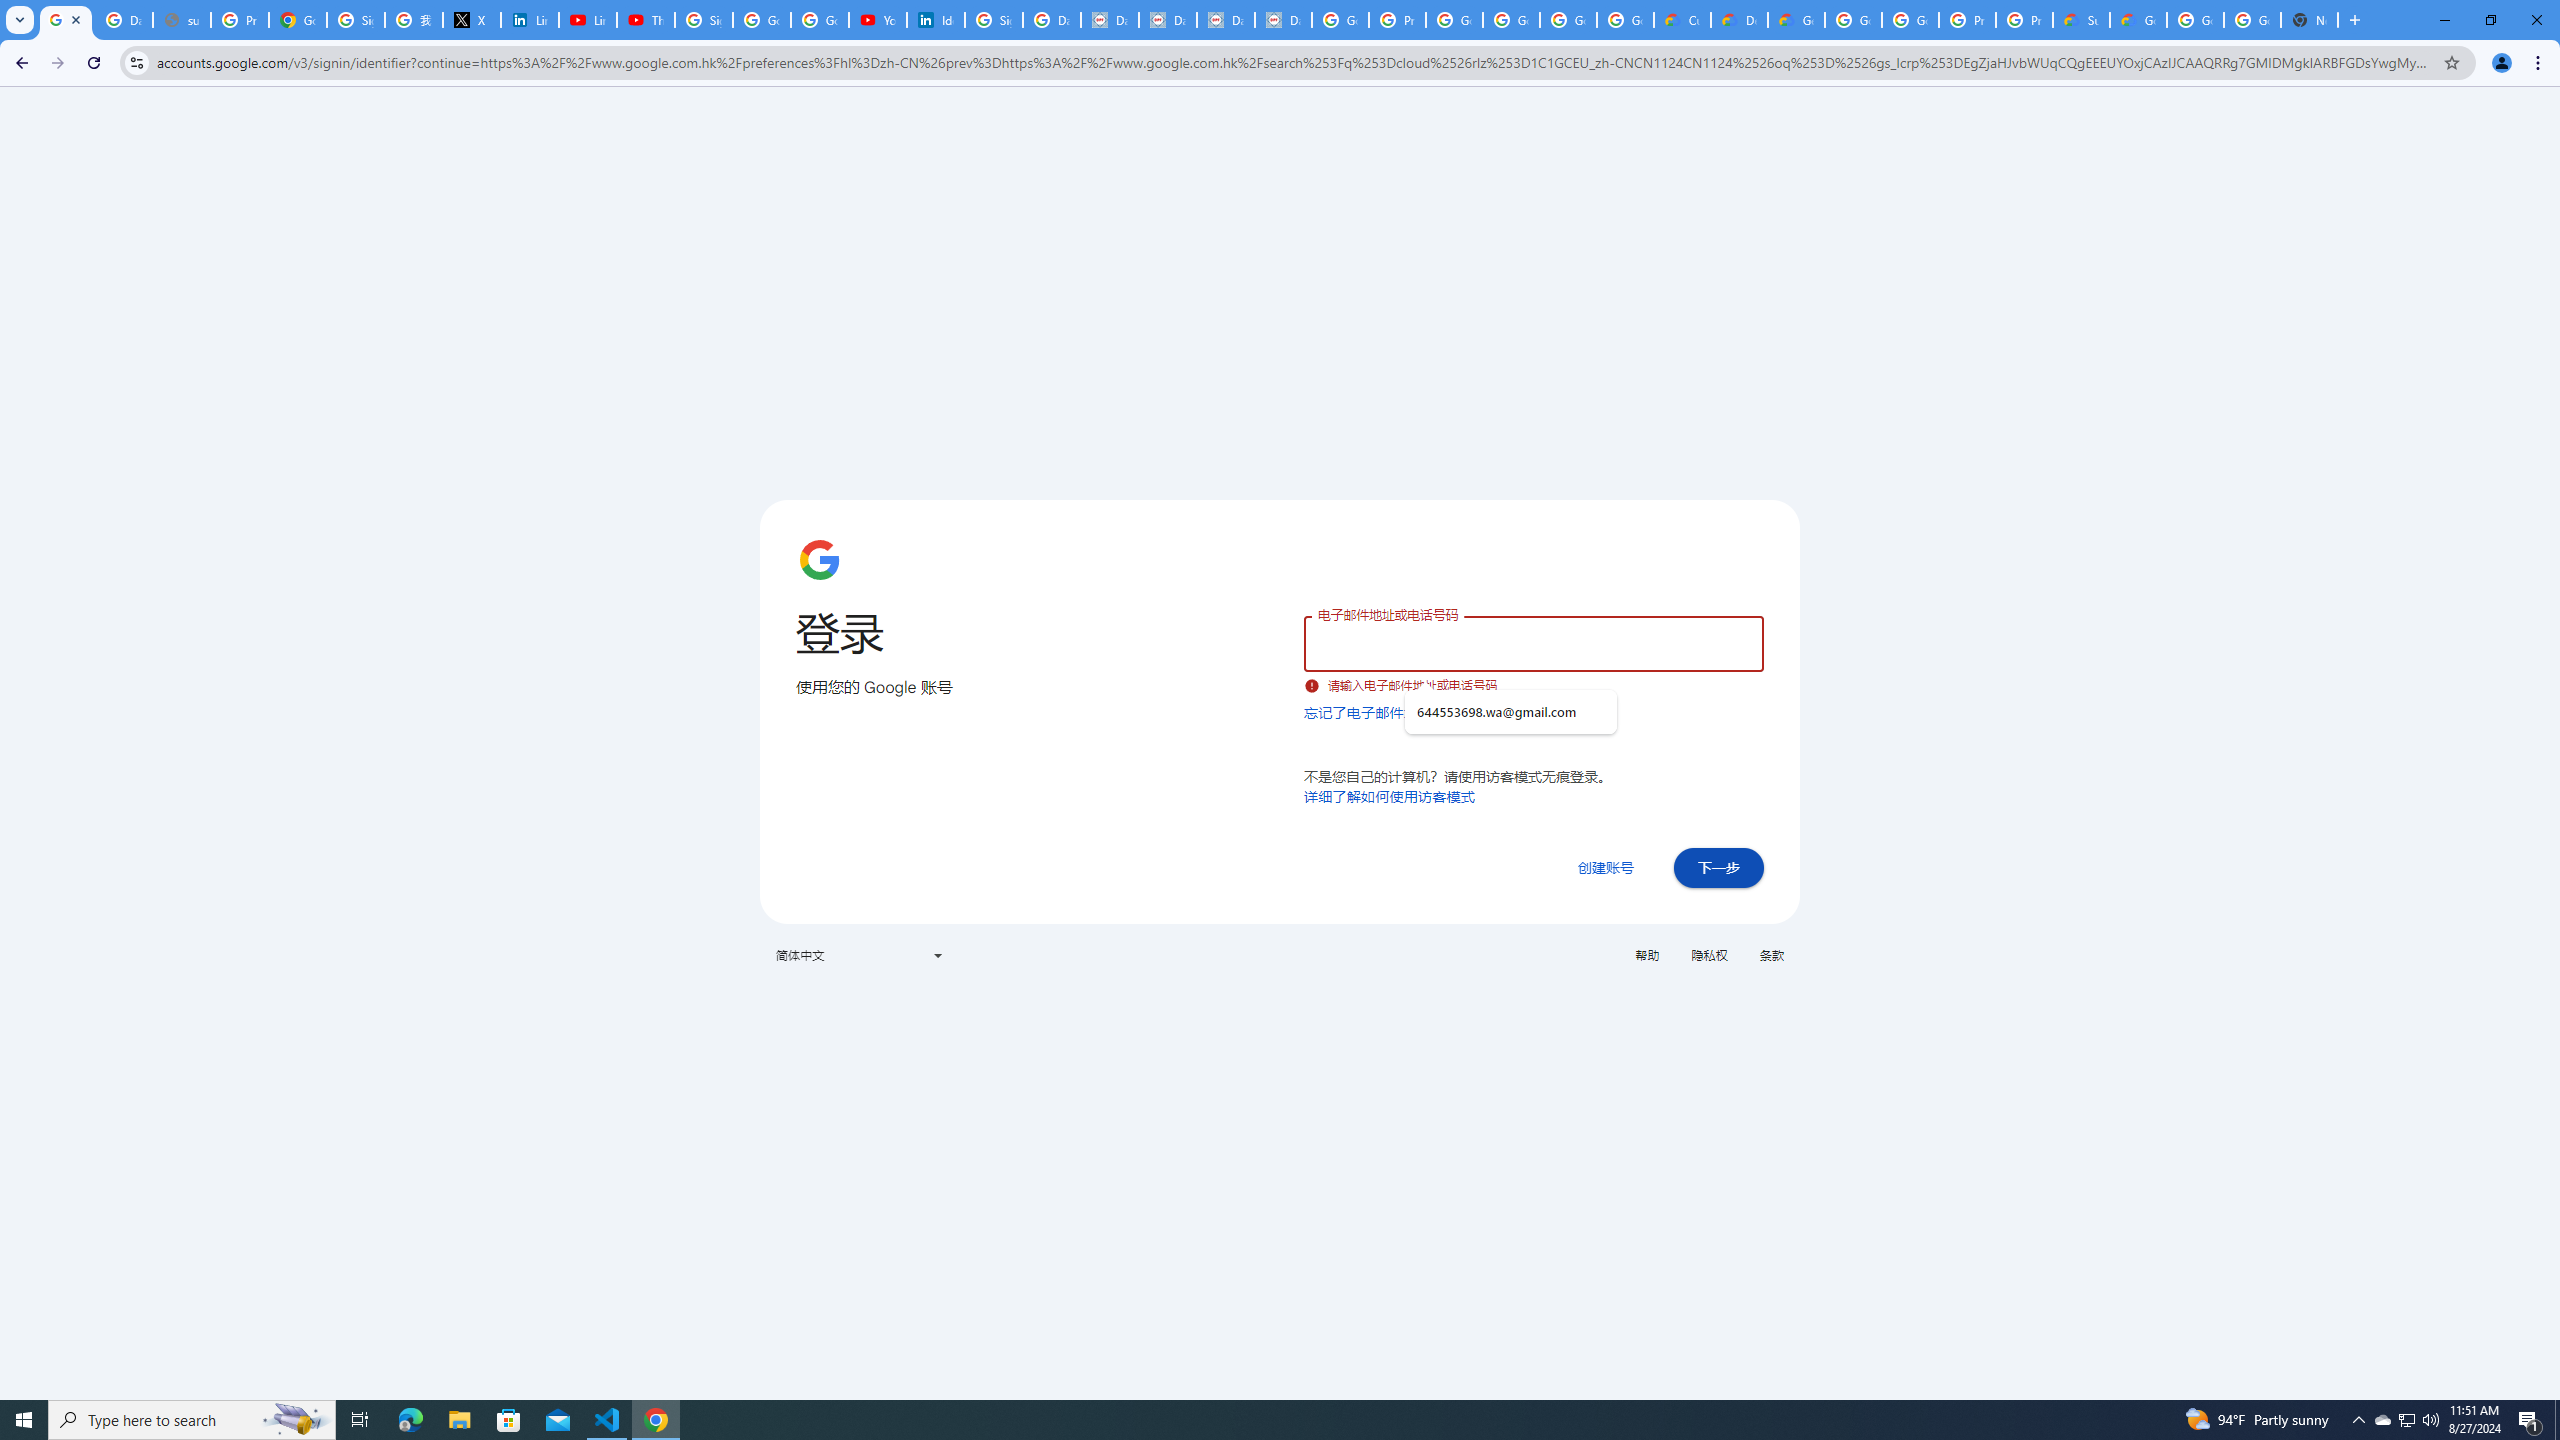 The height and width of the screenshot is (1440, 2560). What do you see at coordinates (354, 19) in the screenshot?
I see `'Sign in - Google Accounts'` at bounding box center [354, 19].